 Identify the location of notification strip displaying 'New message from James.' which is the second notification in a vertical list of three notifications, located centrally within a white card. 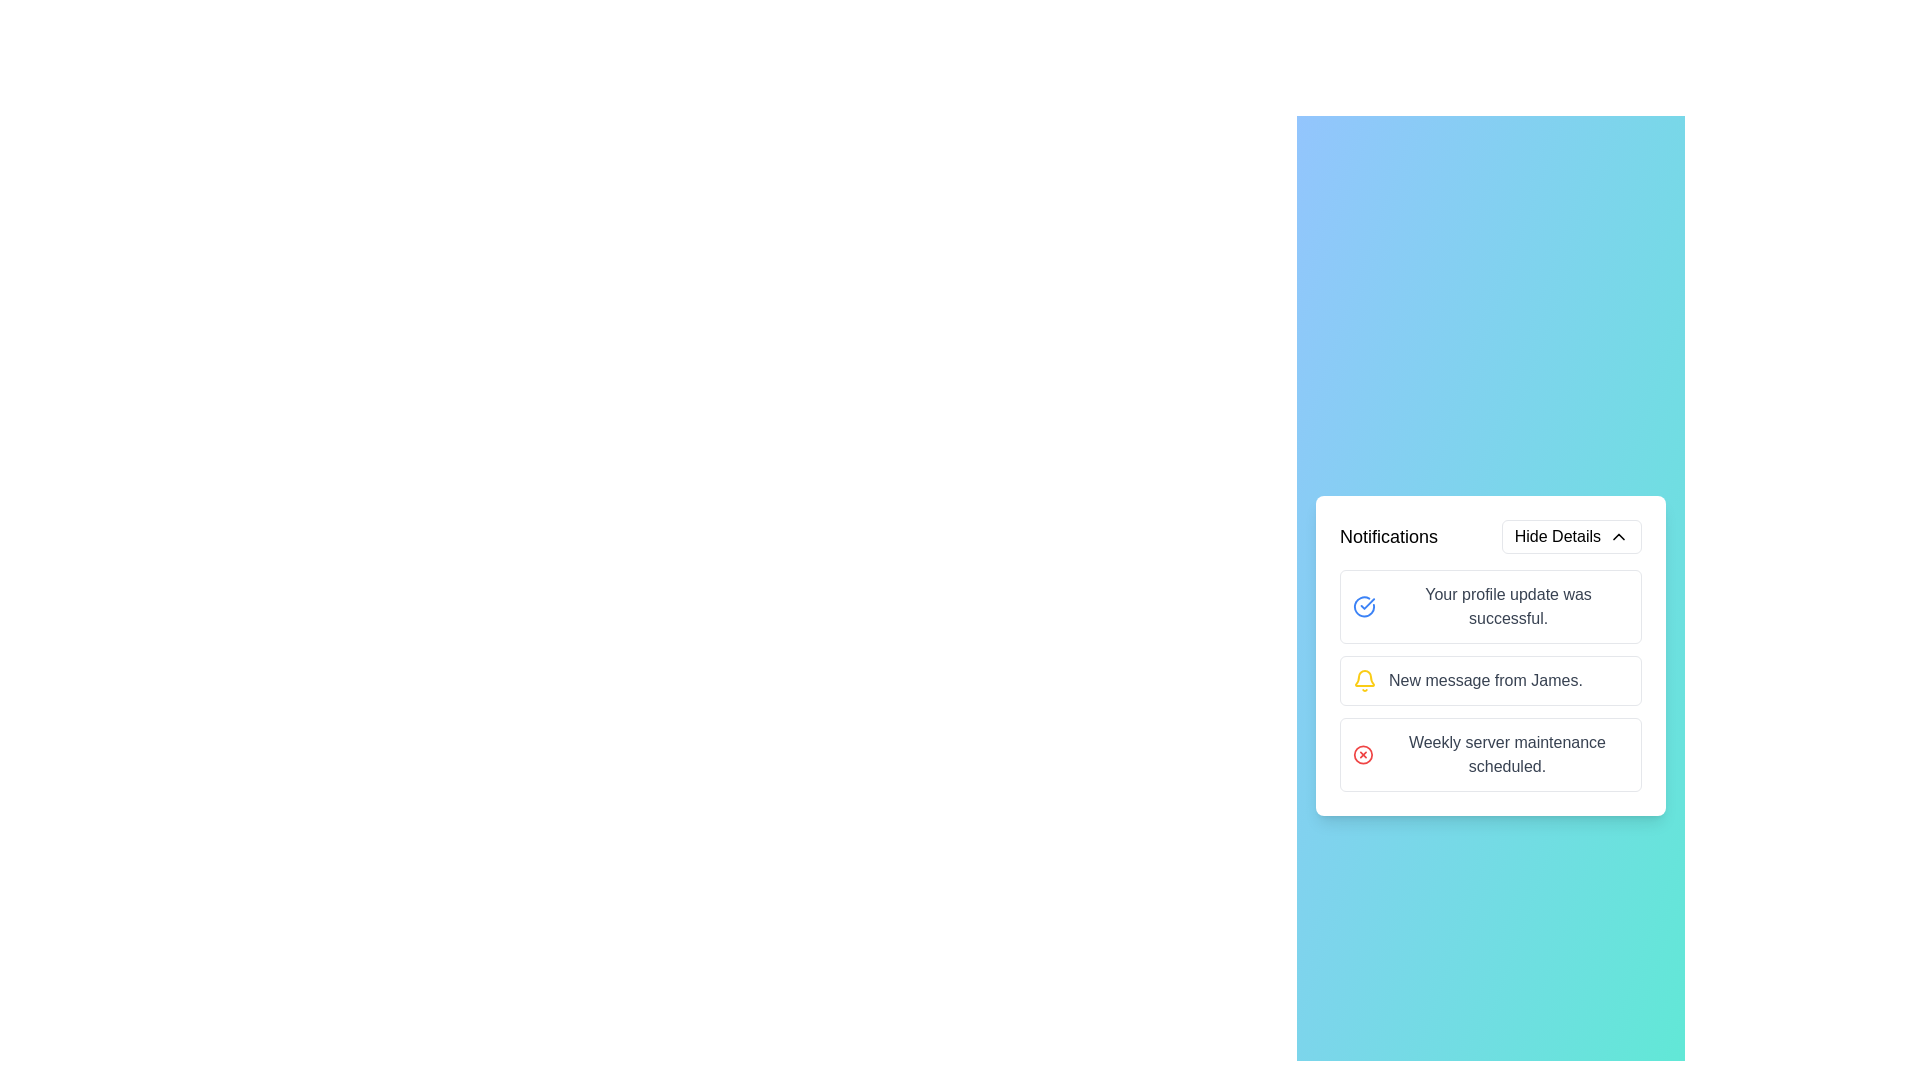
(1491, 680).